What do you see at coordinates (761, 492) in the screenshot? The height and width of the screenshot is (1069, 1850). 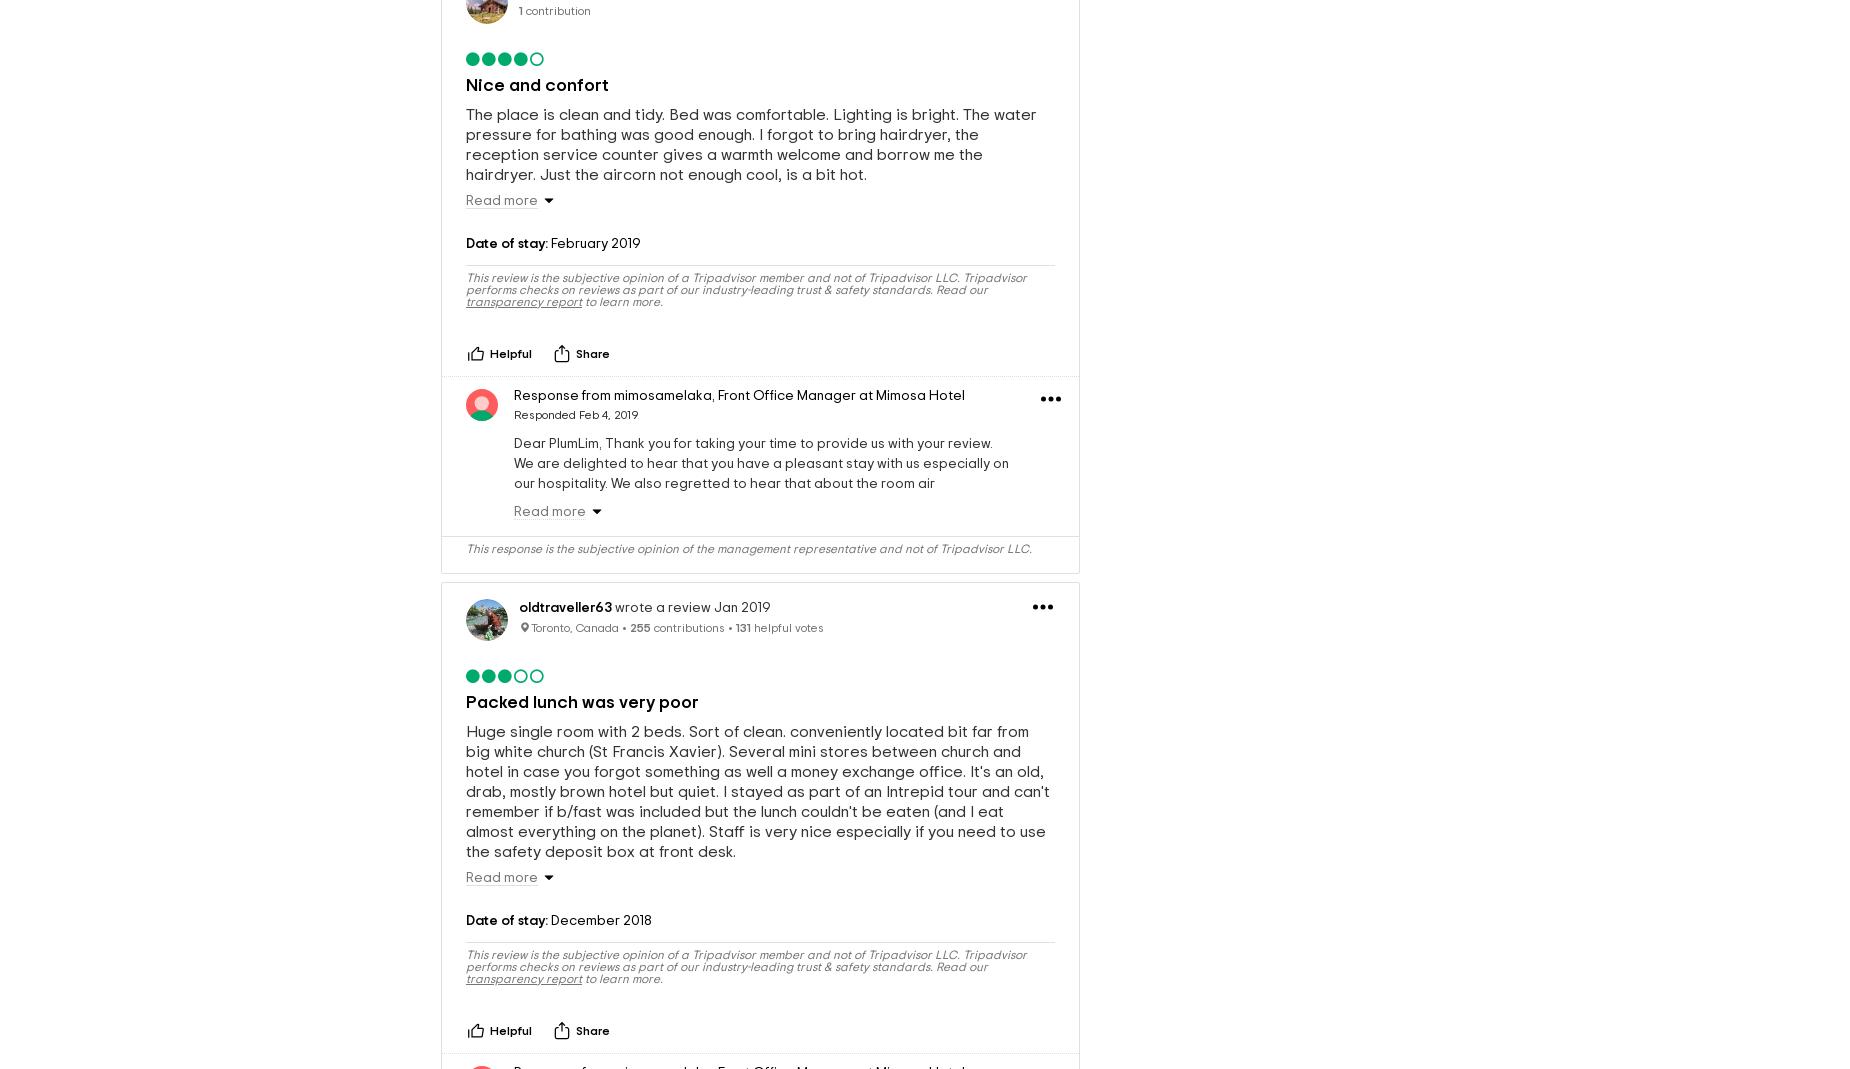 I see `'Dear PlumLim,  Thank you for taking your time to provide us with your review. We are delighted to hear that you have a pleasant stay with us especially on our hospitality.   We also regretted to hear that about the room air conditioning and we will definitely take an immediate action for future improvements.  Looking forward to welcome you again in the future!  Warm regards Ady Operation Manager'` at bounding box center [761, 492].